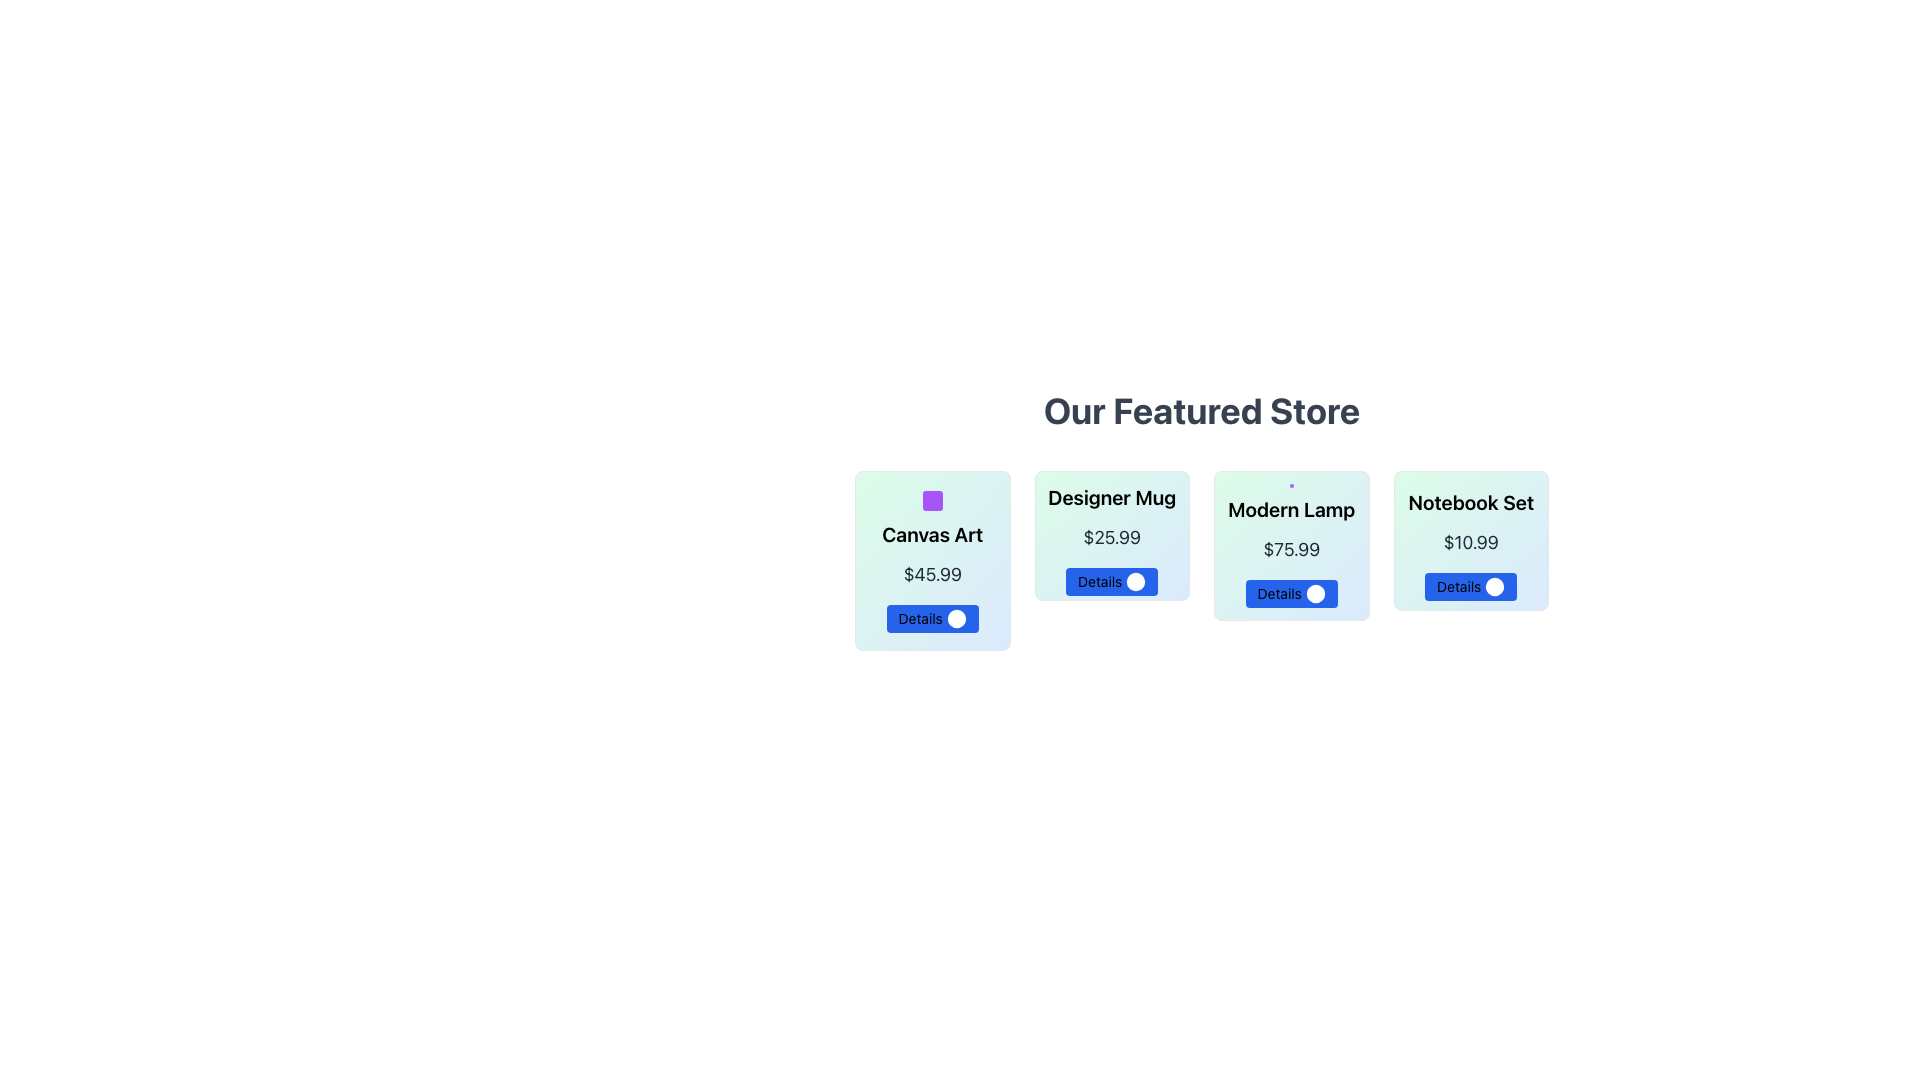  I want to click on the price label displaying '$75.99' for the Modern Lamp, which is centered below the product name and above the 'Details' button, so click(1291, 550).